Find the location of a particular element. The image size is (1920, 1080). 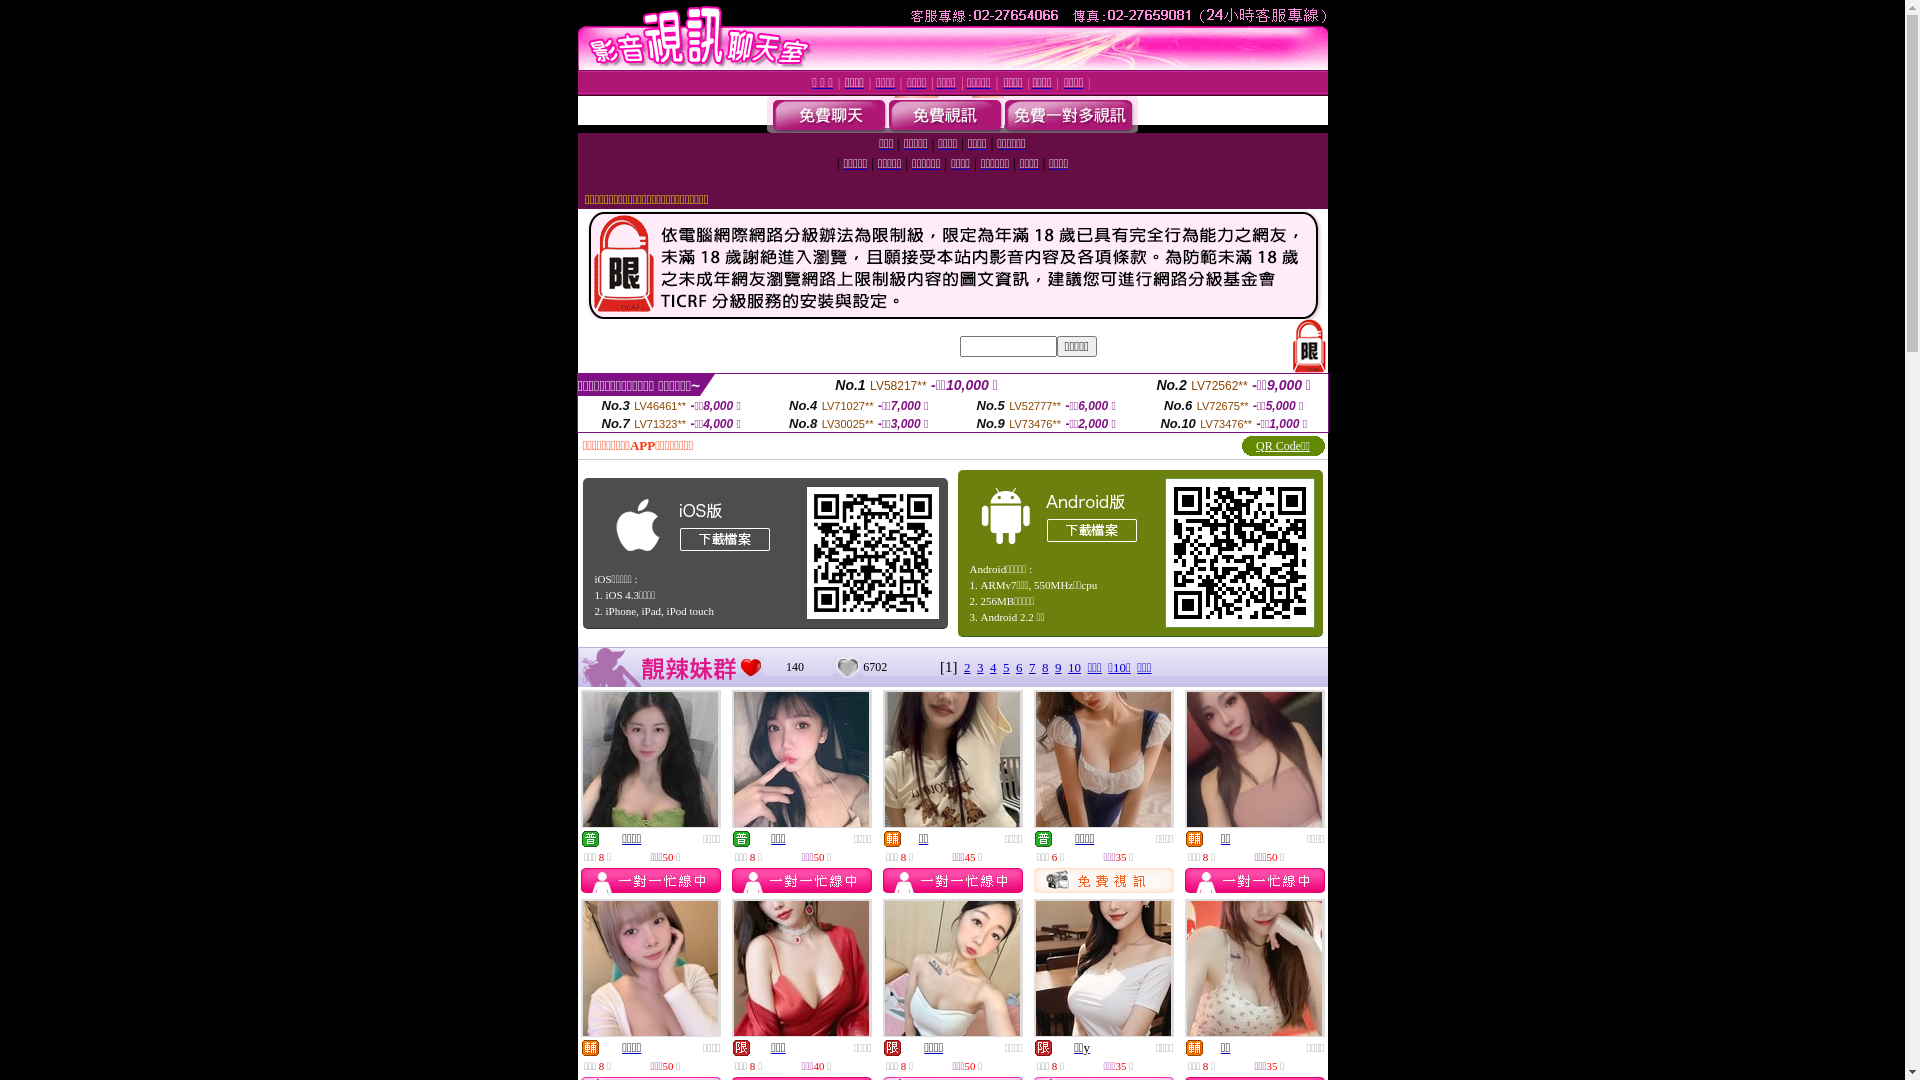

'3' is located at coordinates (977, 667).